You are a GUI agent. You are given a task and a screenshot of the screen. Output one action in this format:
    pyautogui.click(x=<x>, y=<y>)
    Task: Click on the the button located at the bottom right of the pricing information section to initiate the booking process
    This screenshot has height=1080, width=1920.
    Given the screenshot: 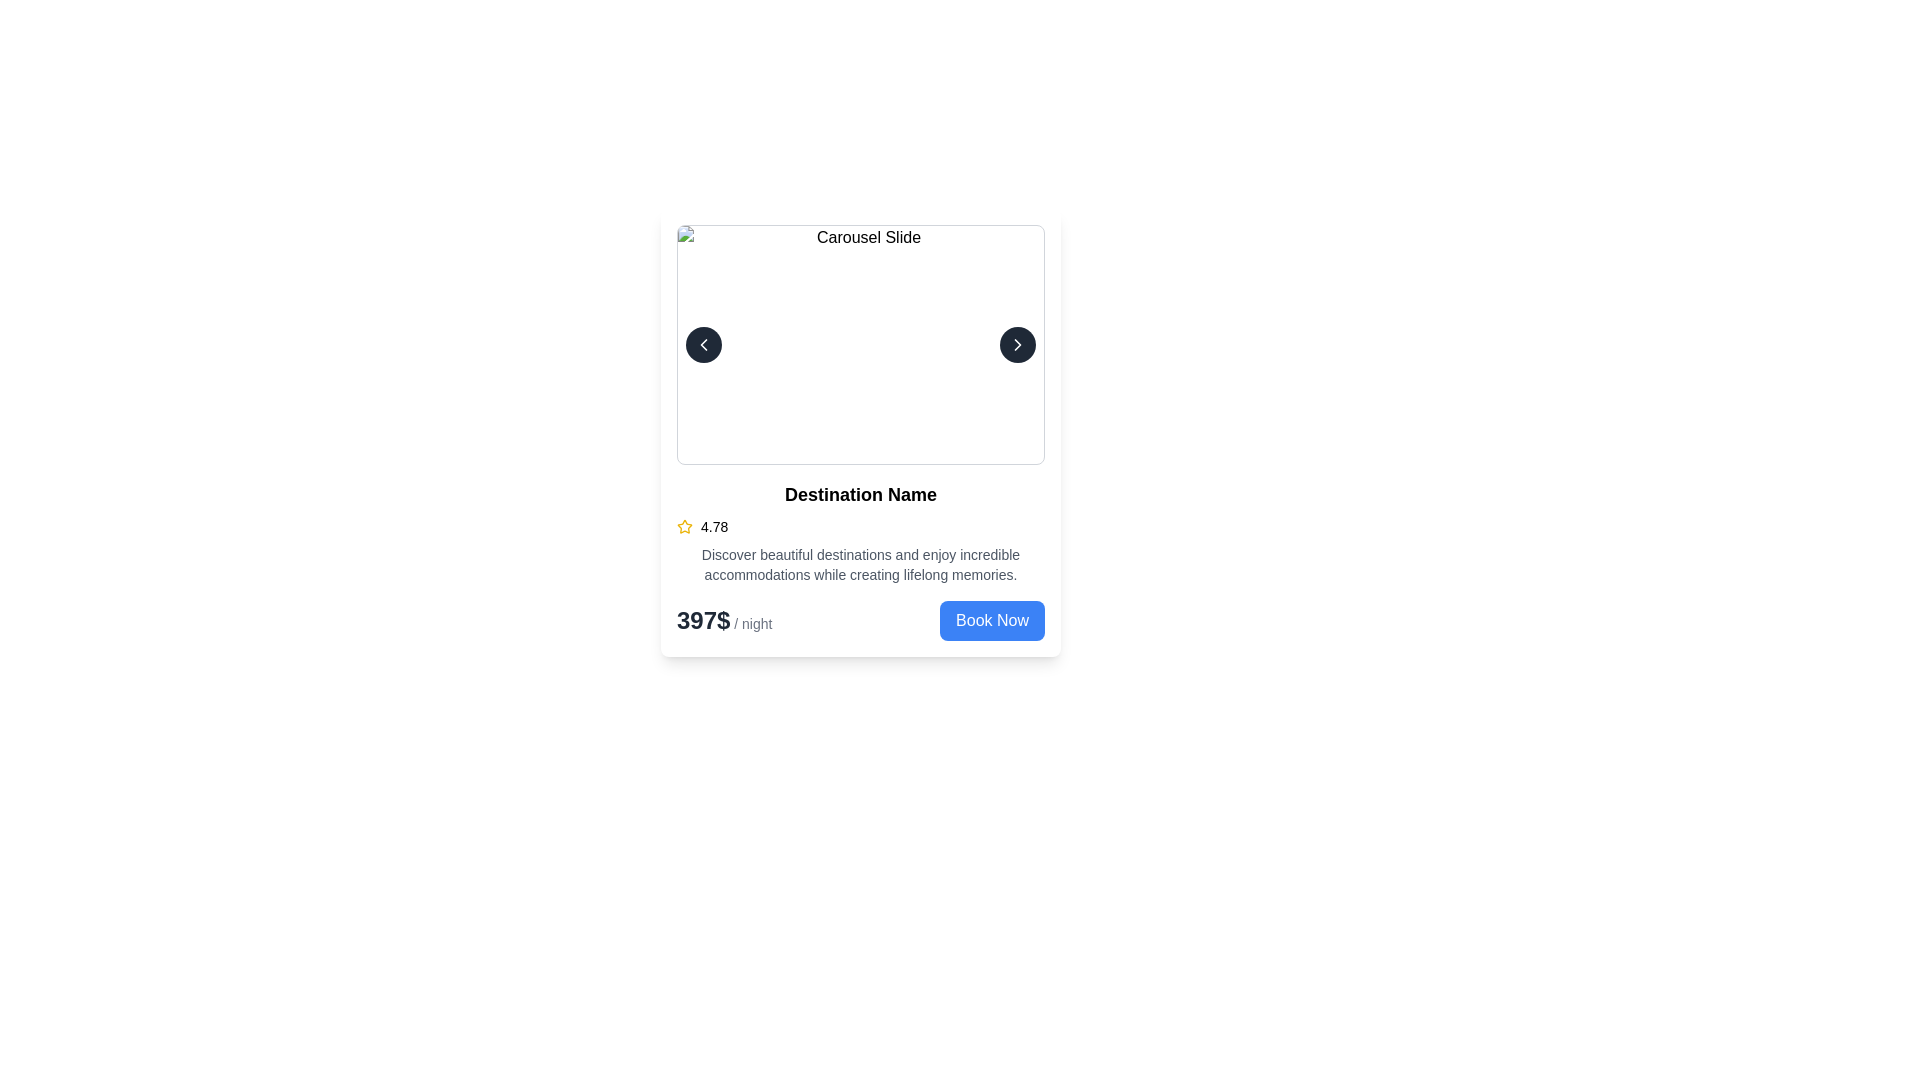 What is the action you would take?
    pyautogui.click(x=992, y=620)
    